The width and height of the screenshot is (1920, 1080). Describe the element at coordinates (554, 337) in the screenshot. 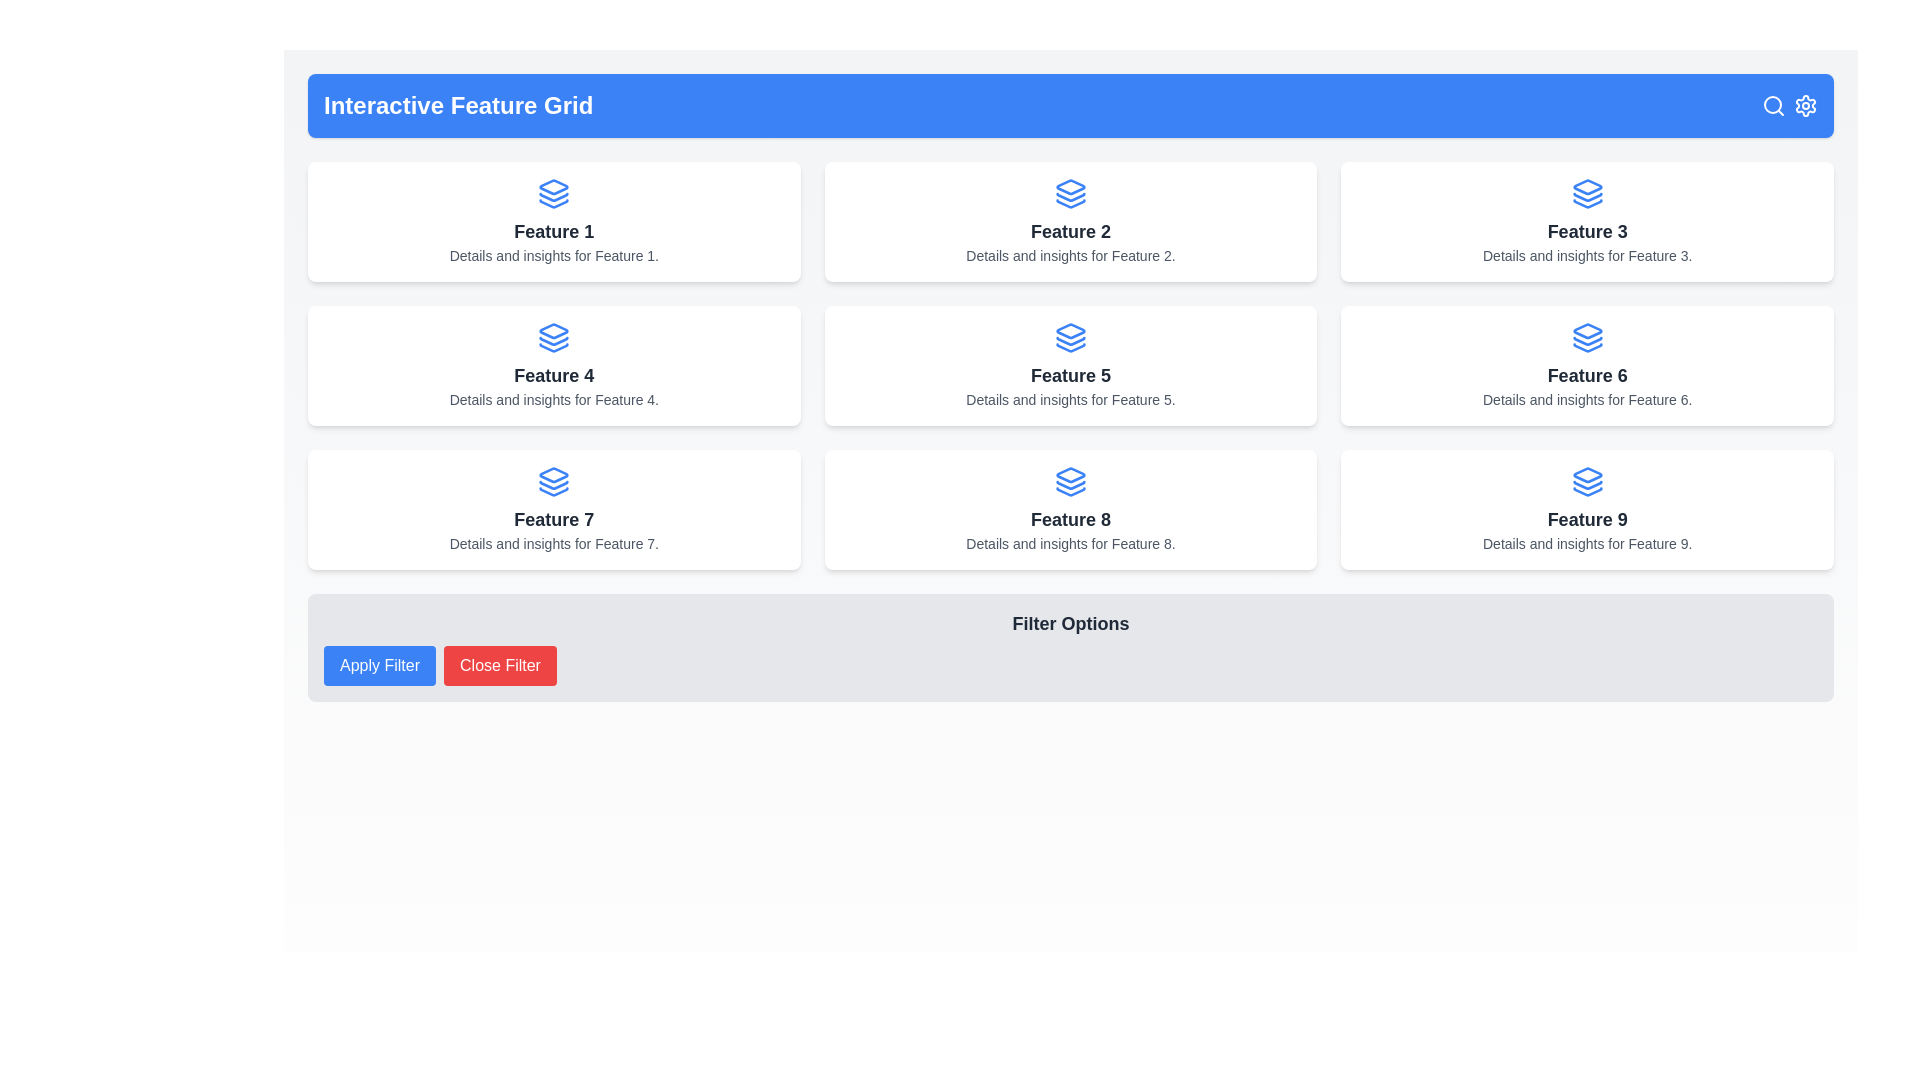

I see `the topmost icon in the block labeled 'Feature 4', which is located in the second row, first column of the grid layout` at that location.